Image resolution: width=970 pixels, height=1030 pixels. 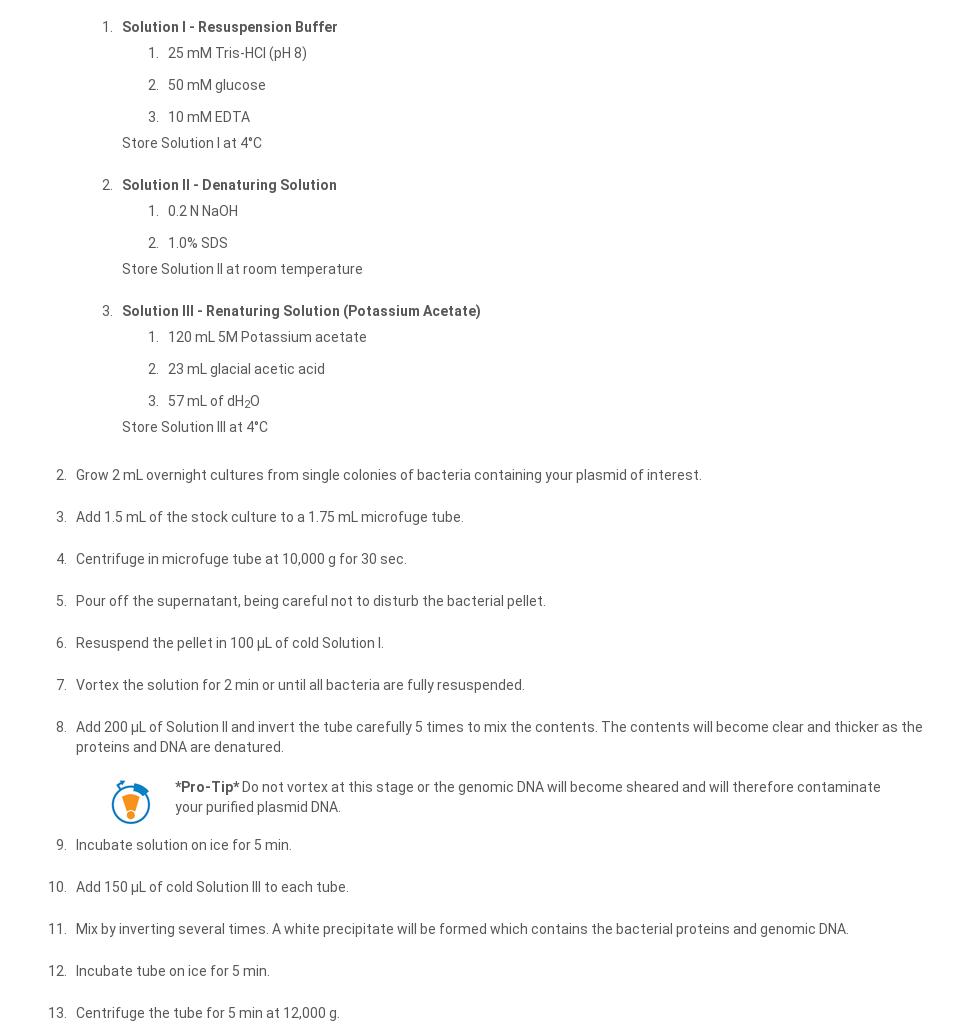 What do you see at coordinates (206, 399) in the screenshot?
I see `'57 mL of dH'` at bounding box center [206, 399].